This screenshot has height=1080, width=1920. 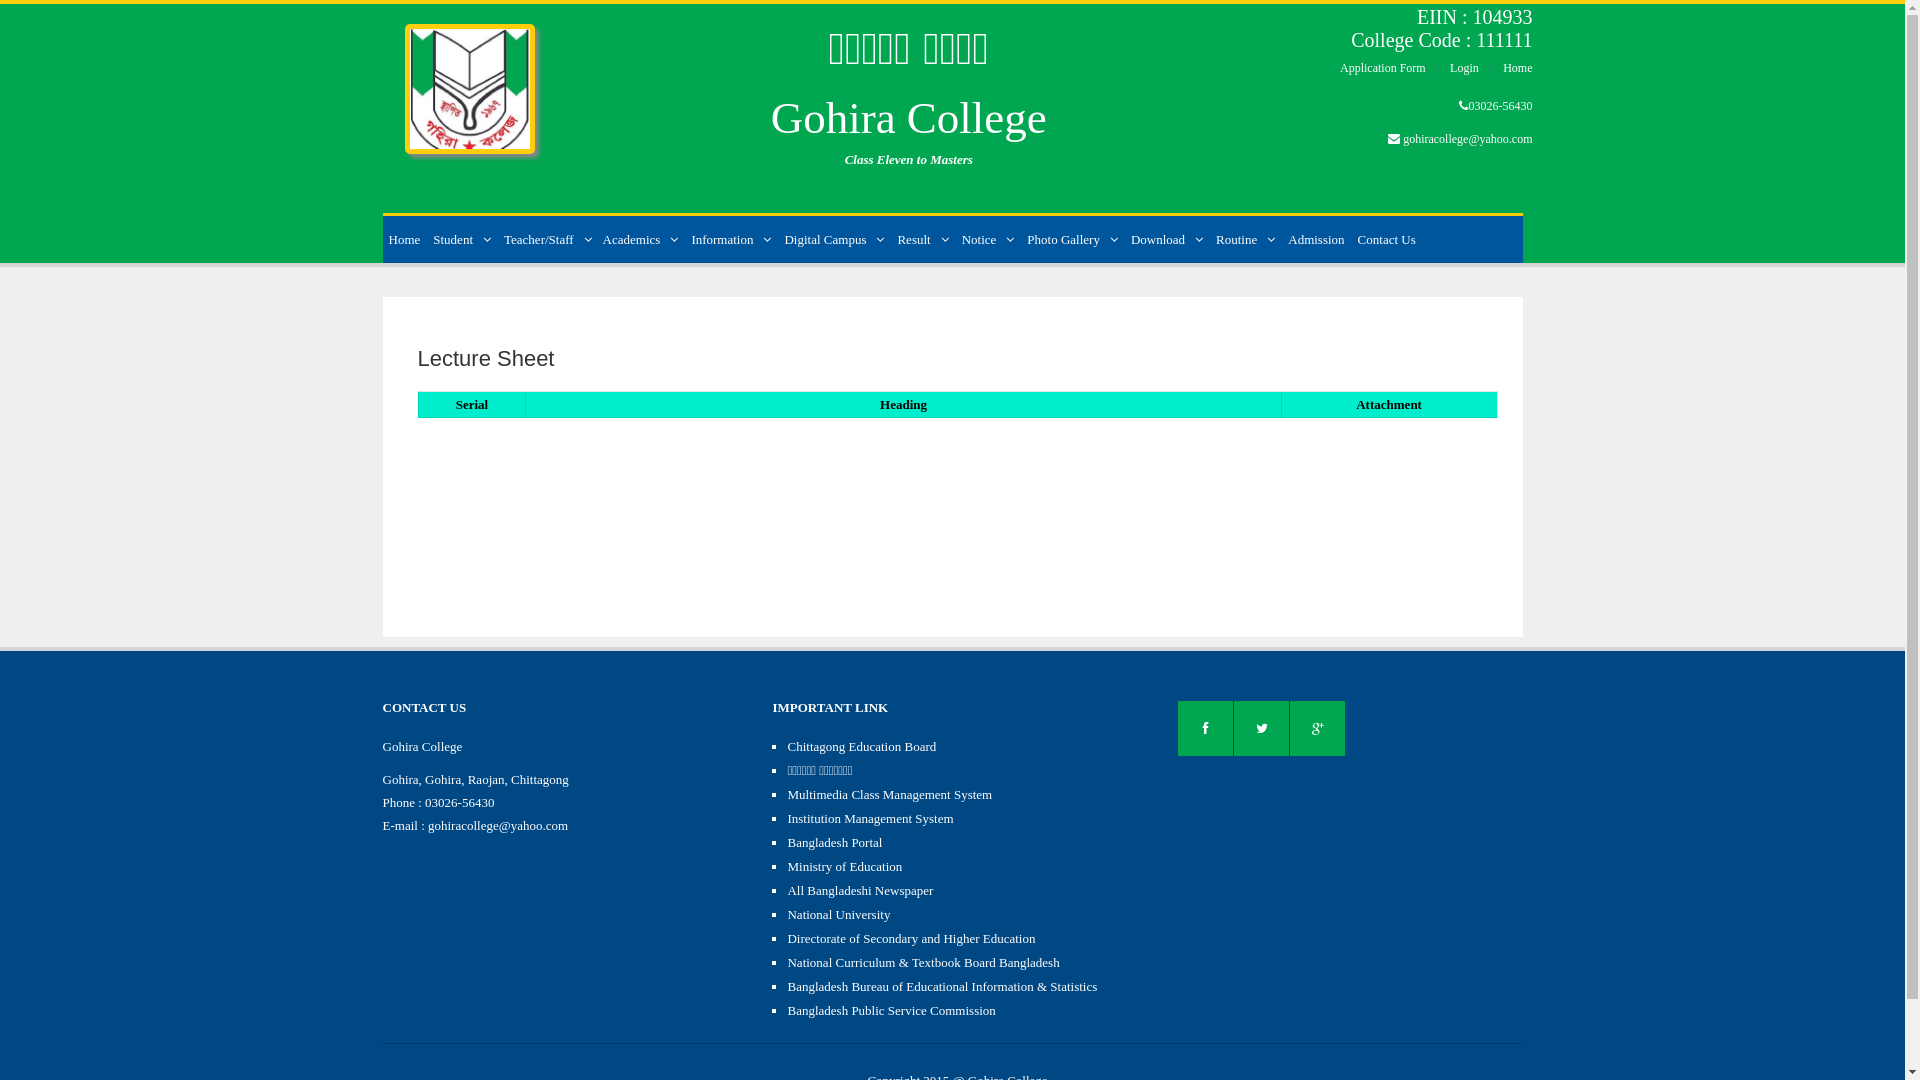 What do you see at coordinates (834, 842) in the screenshot?
I see `'Bangladesh Portal'` at bounding box center [834, 842].